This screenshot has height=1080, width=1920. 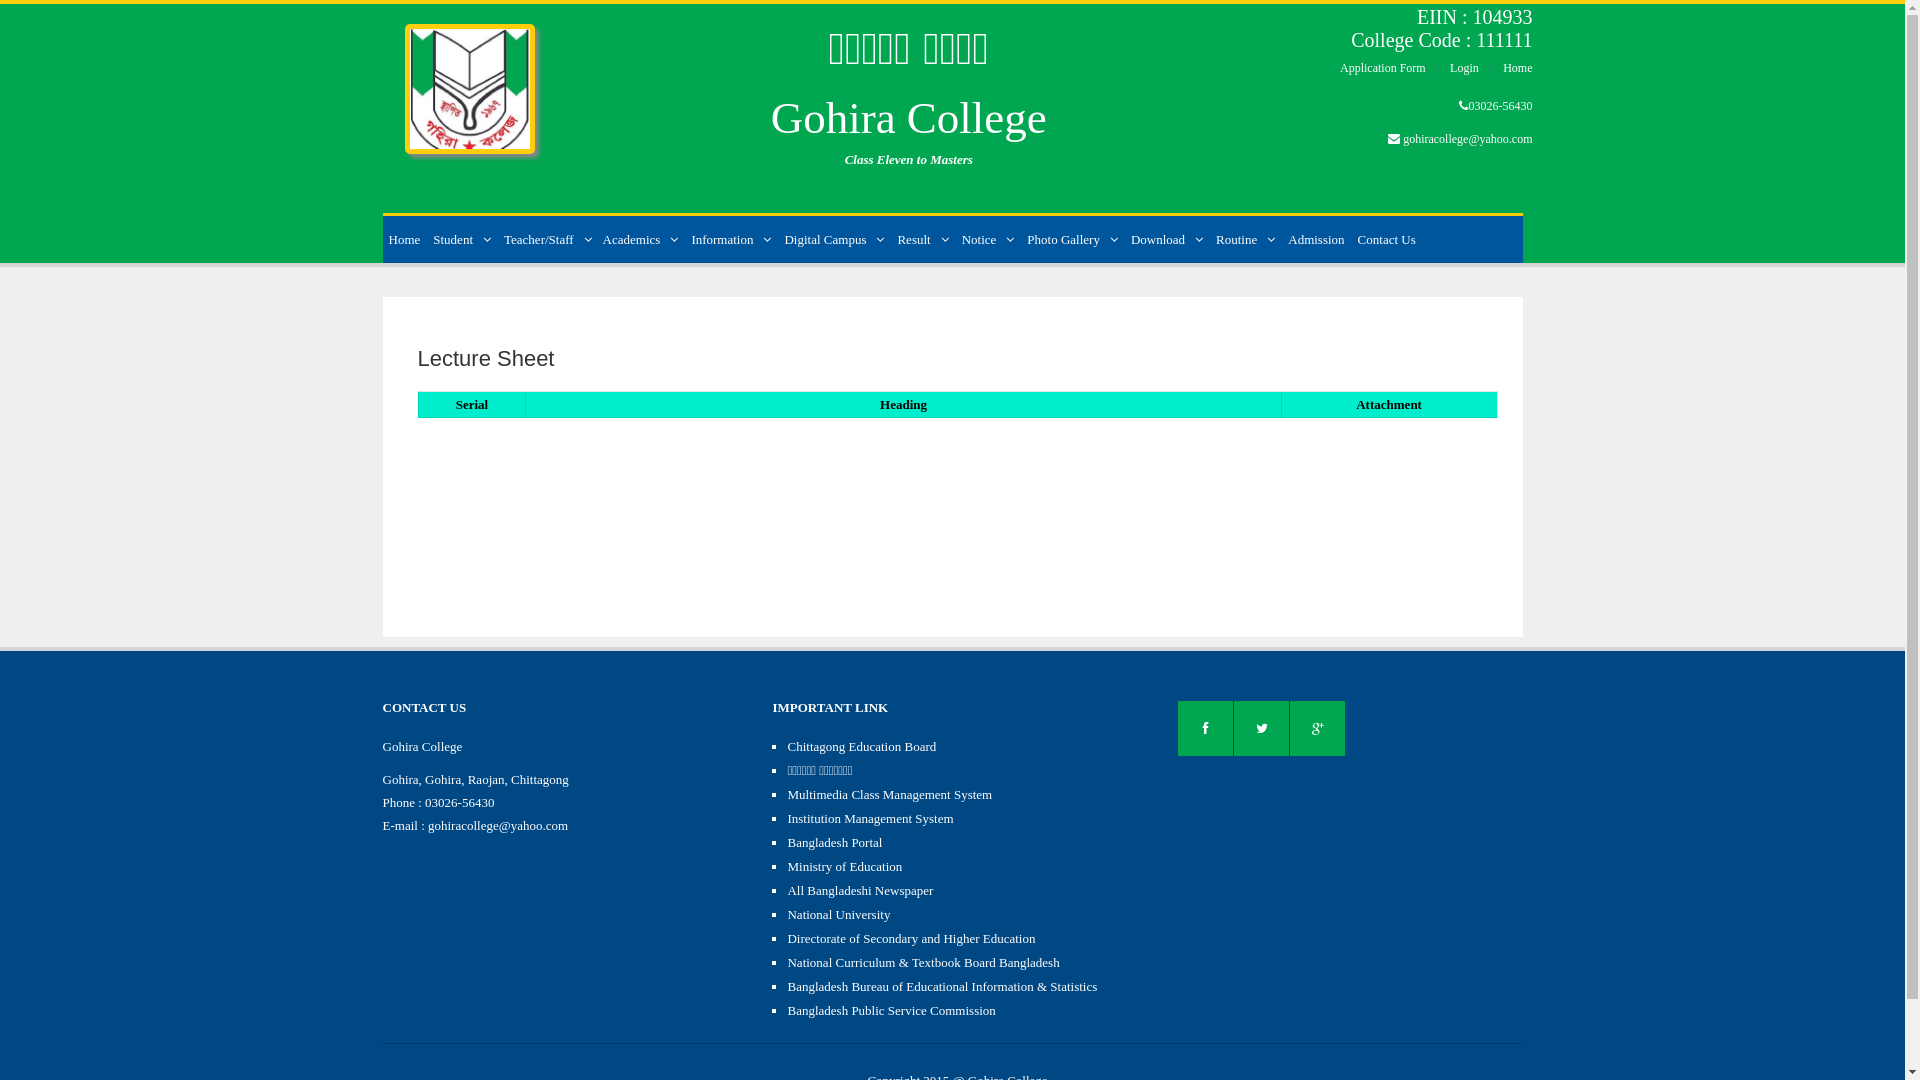 What do you see at coordinates (834, 842) in the screenshot?
I see `'Bangladesh Portal'` at bounding box center [834, 842].